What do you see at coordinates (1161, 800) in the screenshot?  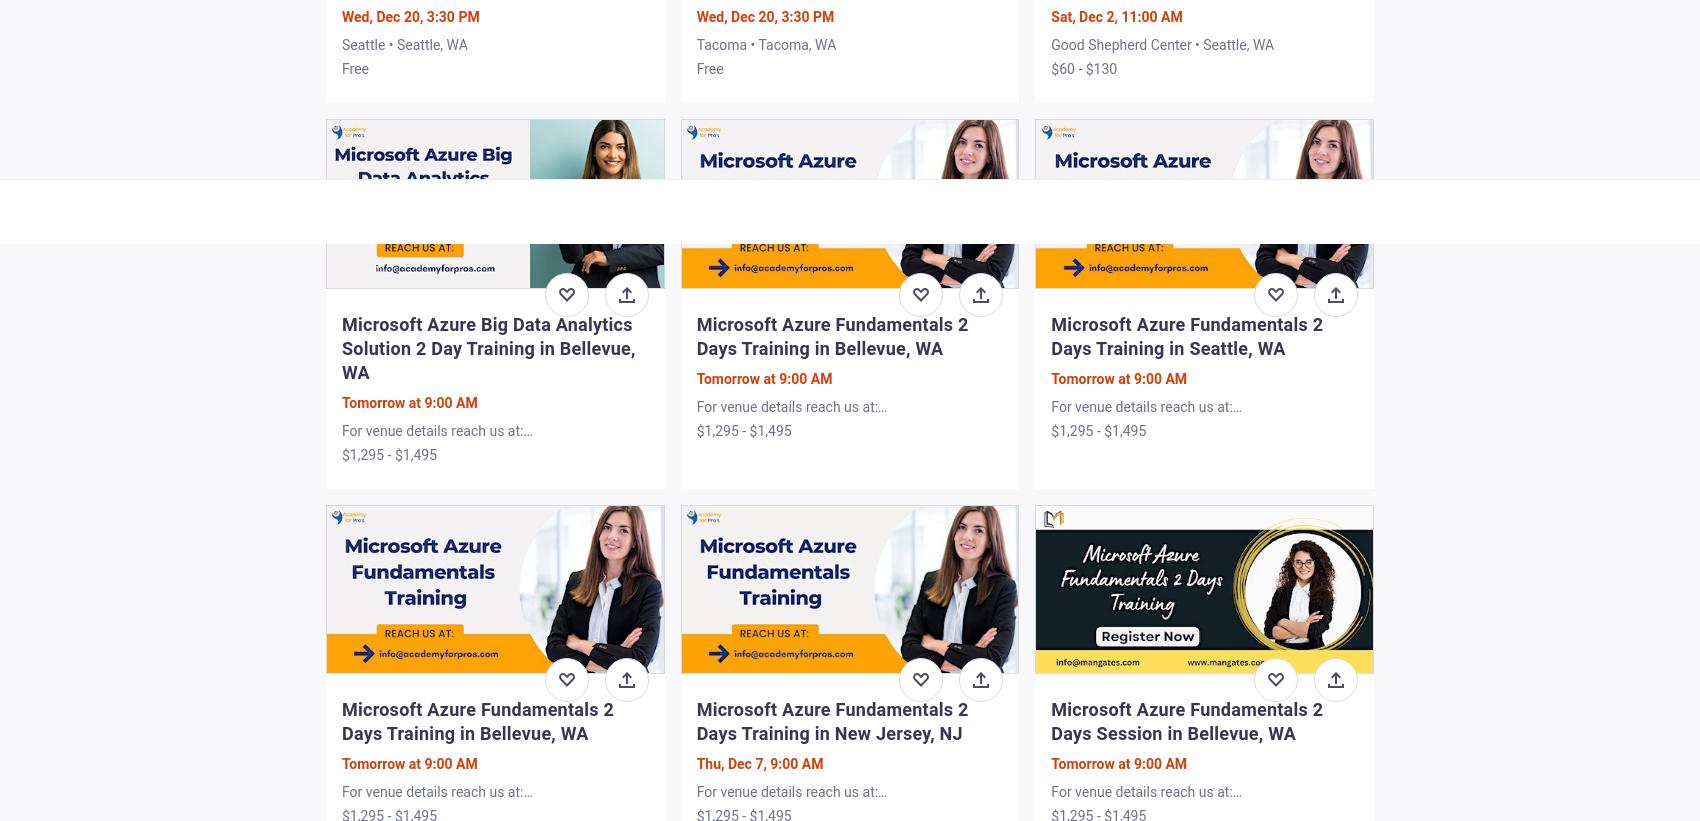 I see `'For venue details  reach us at: info@mangates.com • Bellevue, WA'` at bounding box center [1161, 800].